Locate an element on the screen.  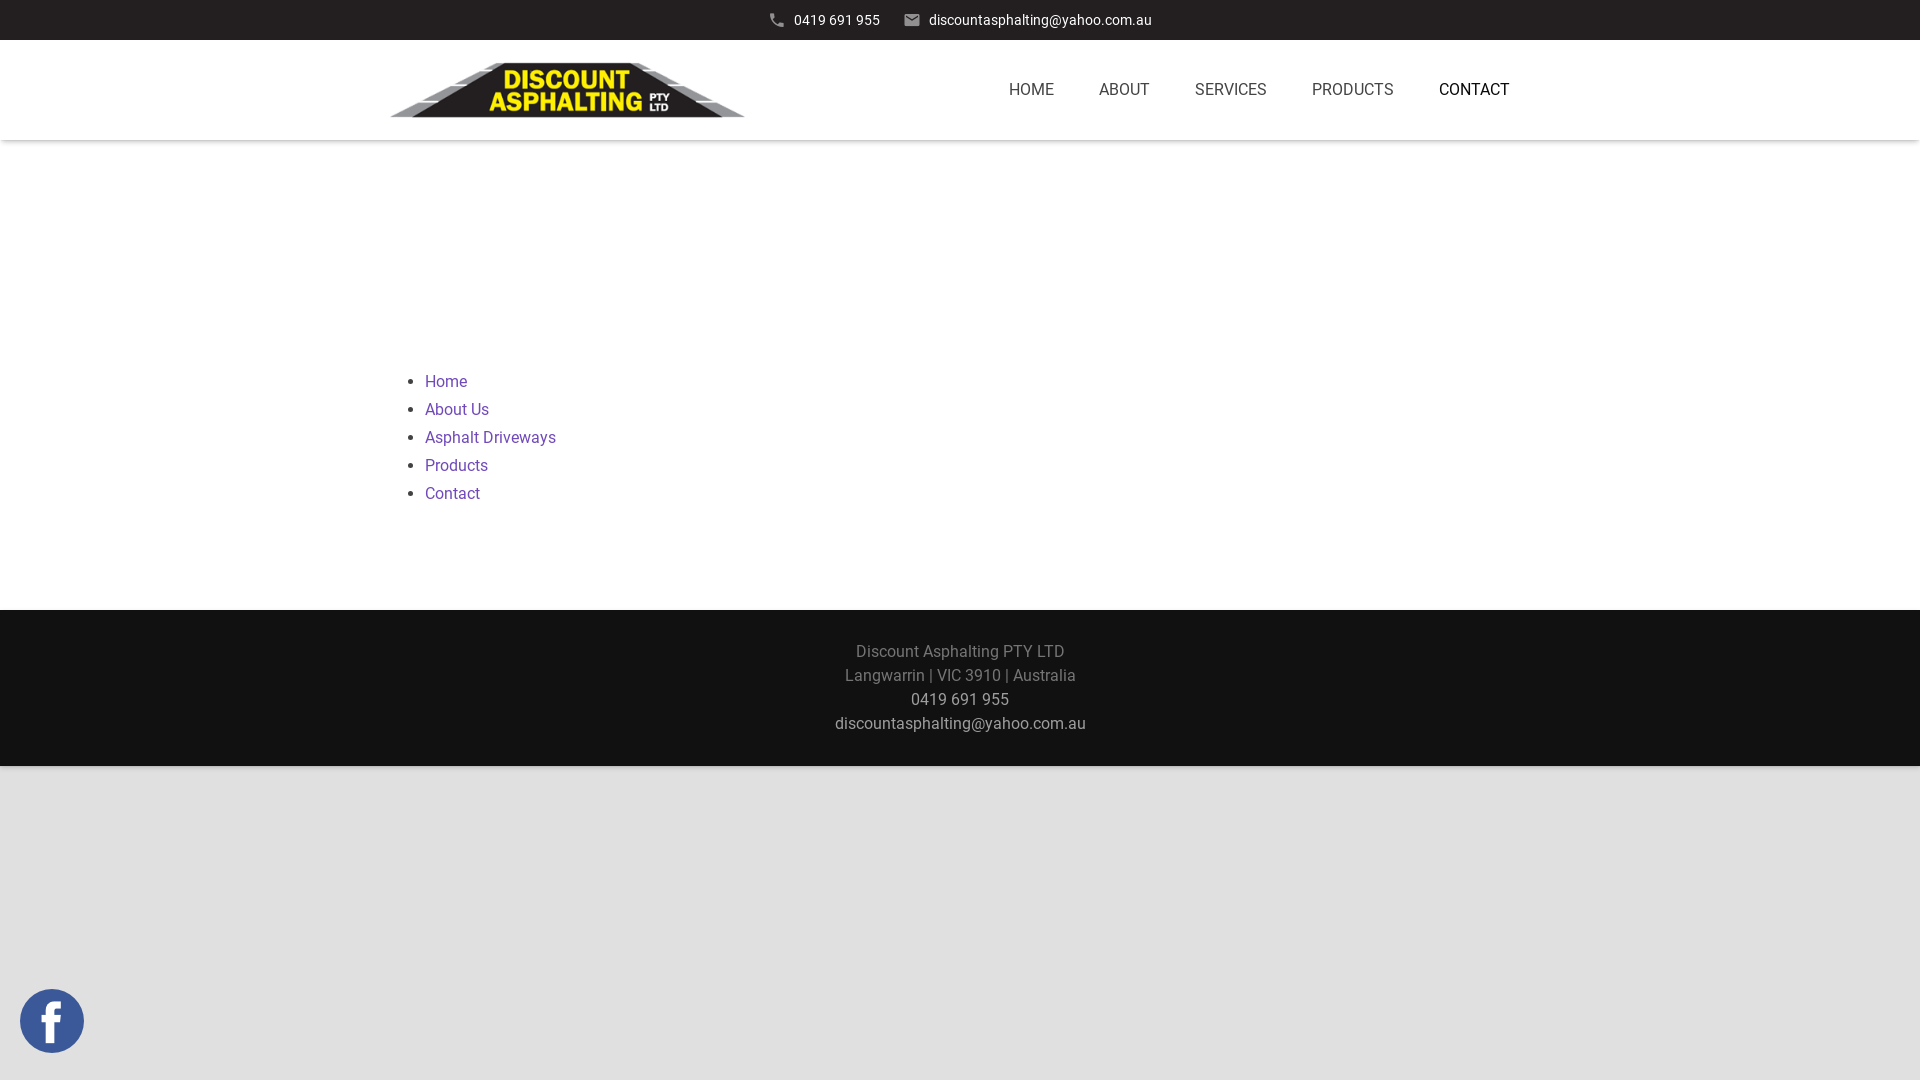
'discountasphalting@yahoo.com.au' is located at coordinates (958, 723).